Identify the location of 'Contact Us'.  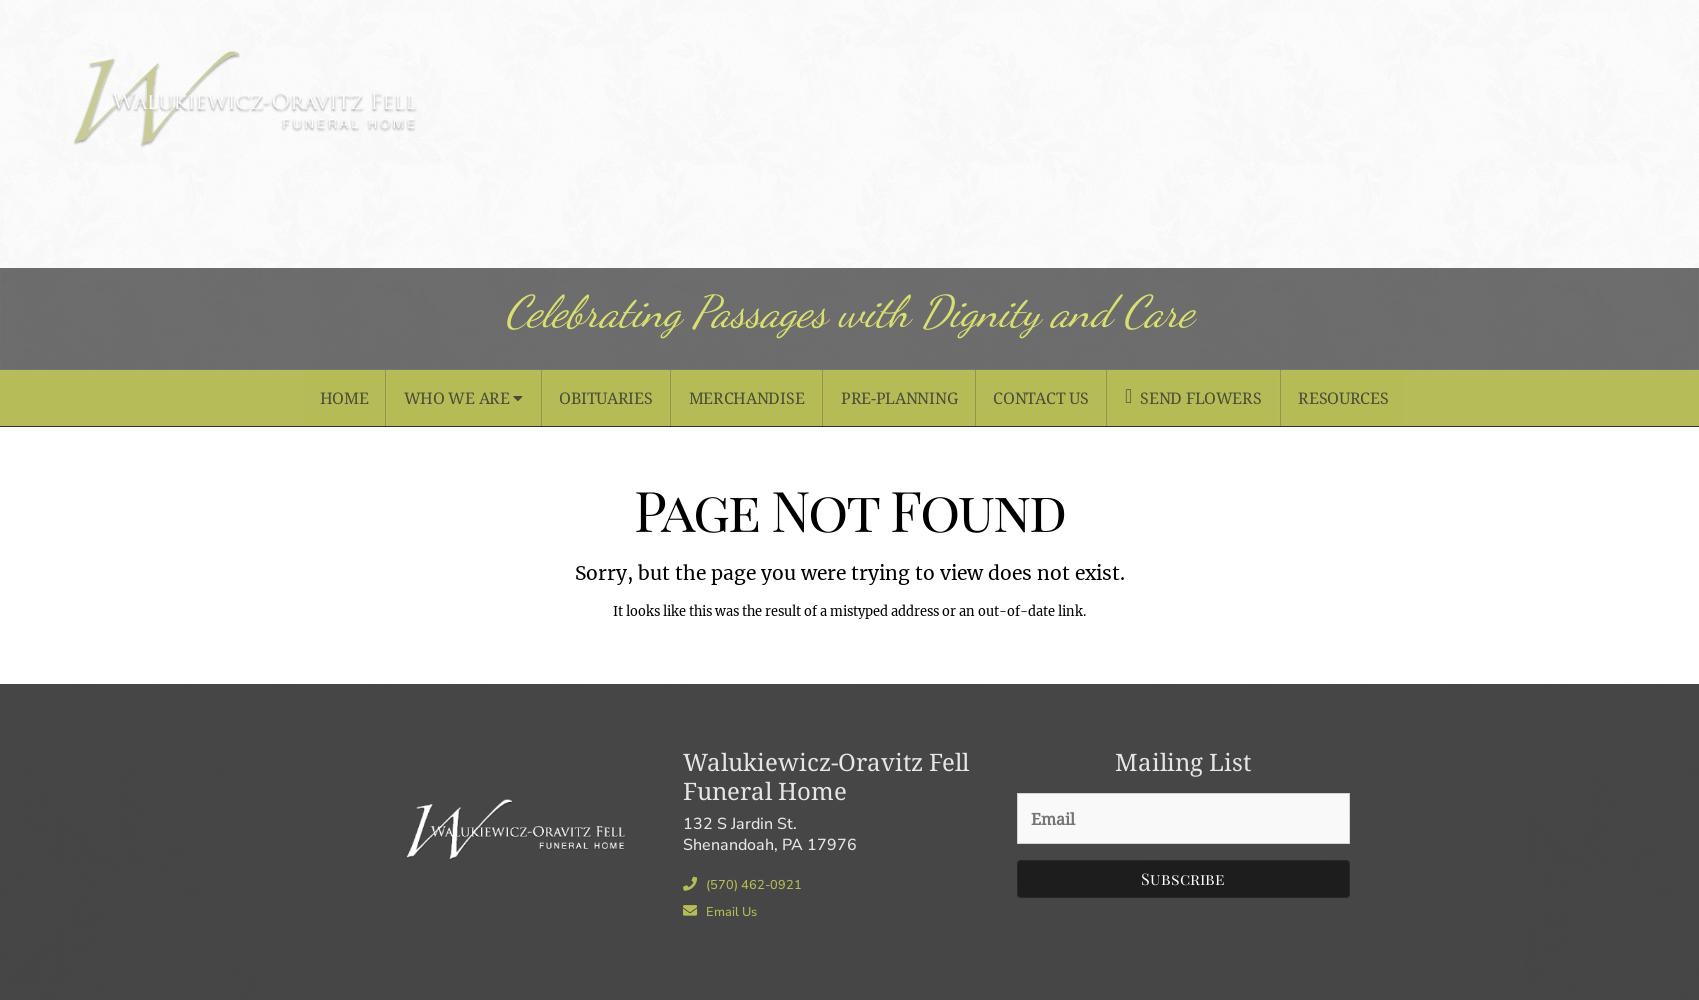
(1039, 397).